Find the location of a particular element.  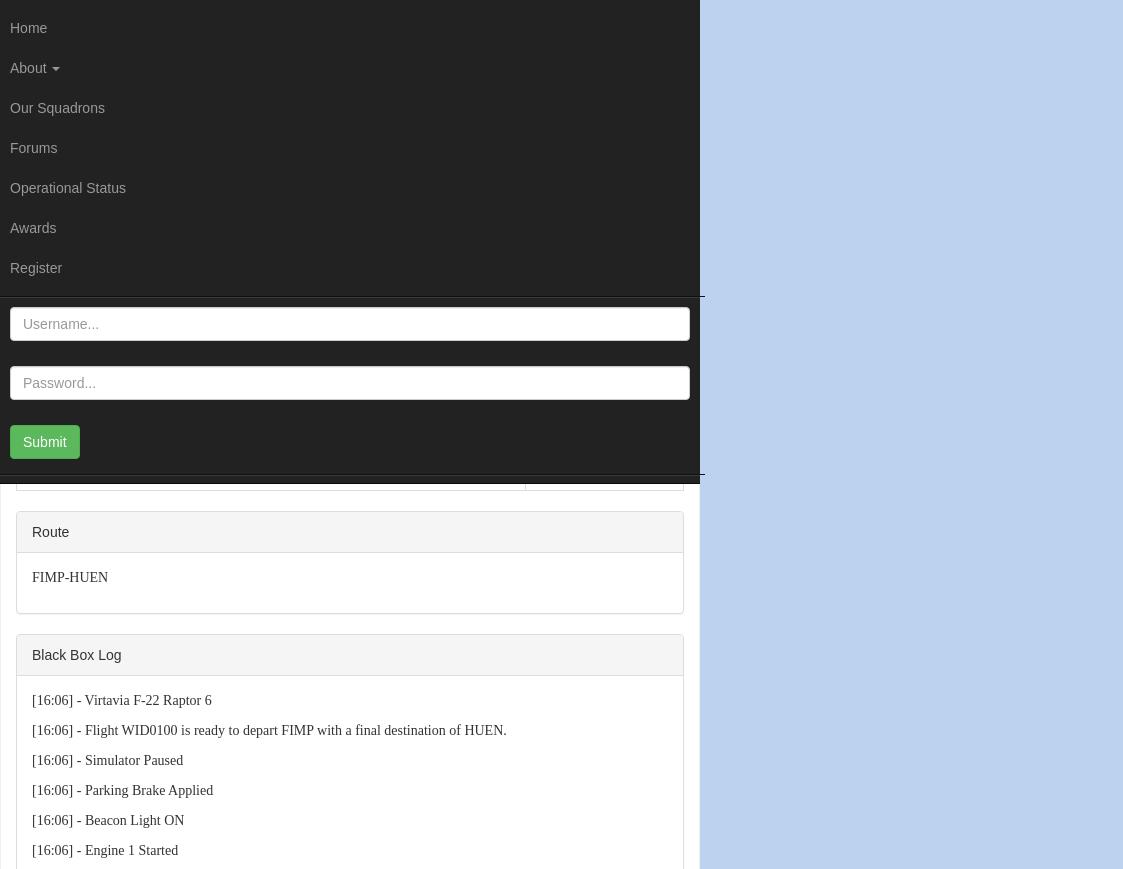

'Aircraft' is located at coordinates (44, 450).